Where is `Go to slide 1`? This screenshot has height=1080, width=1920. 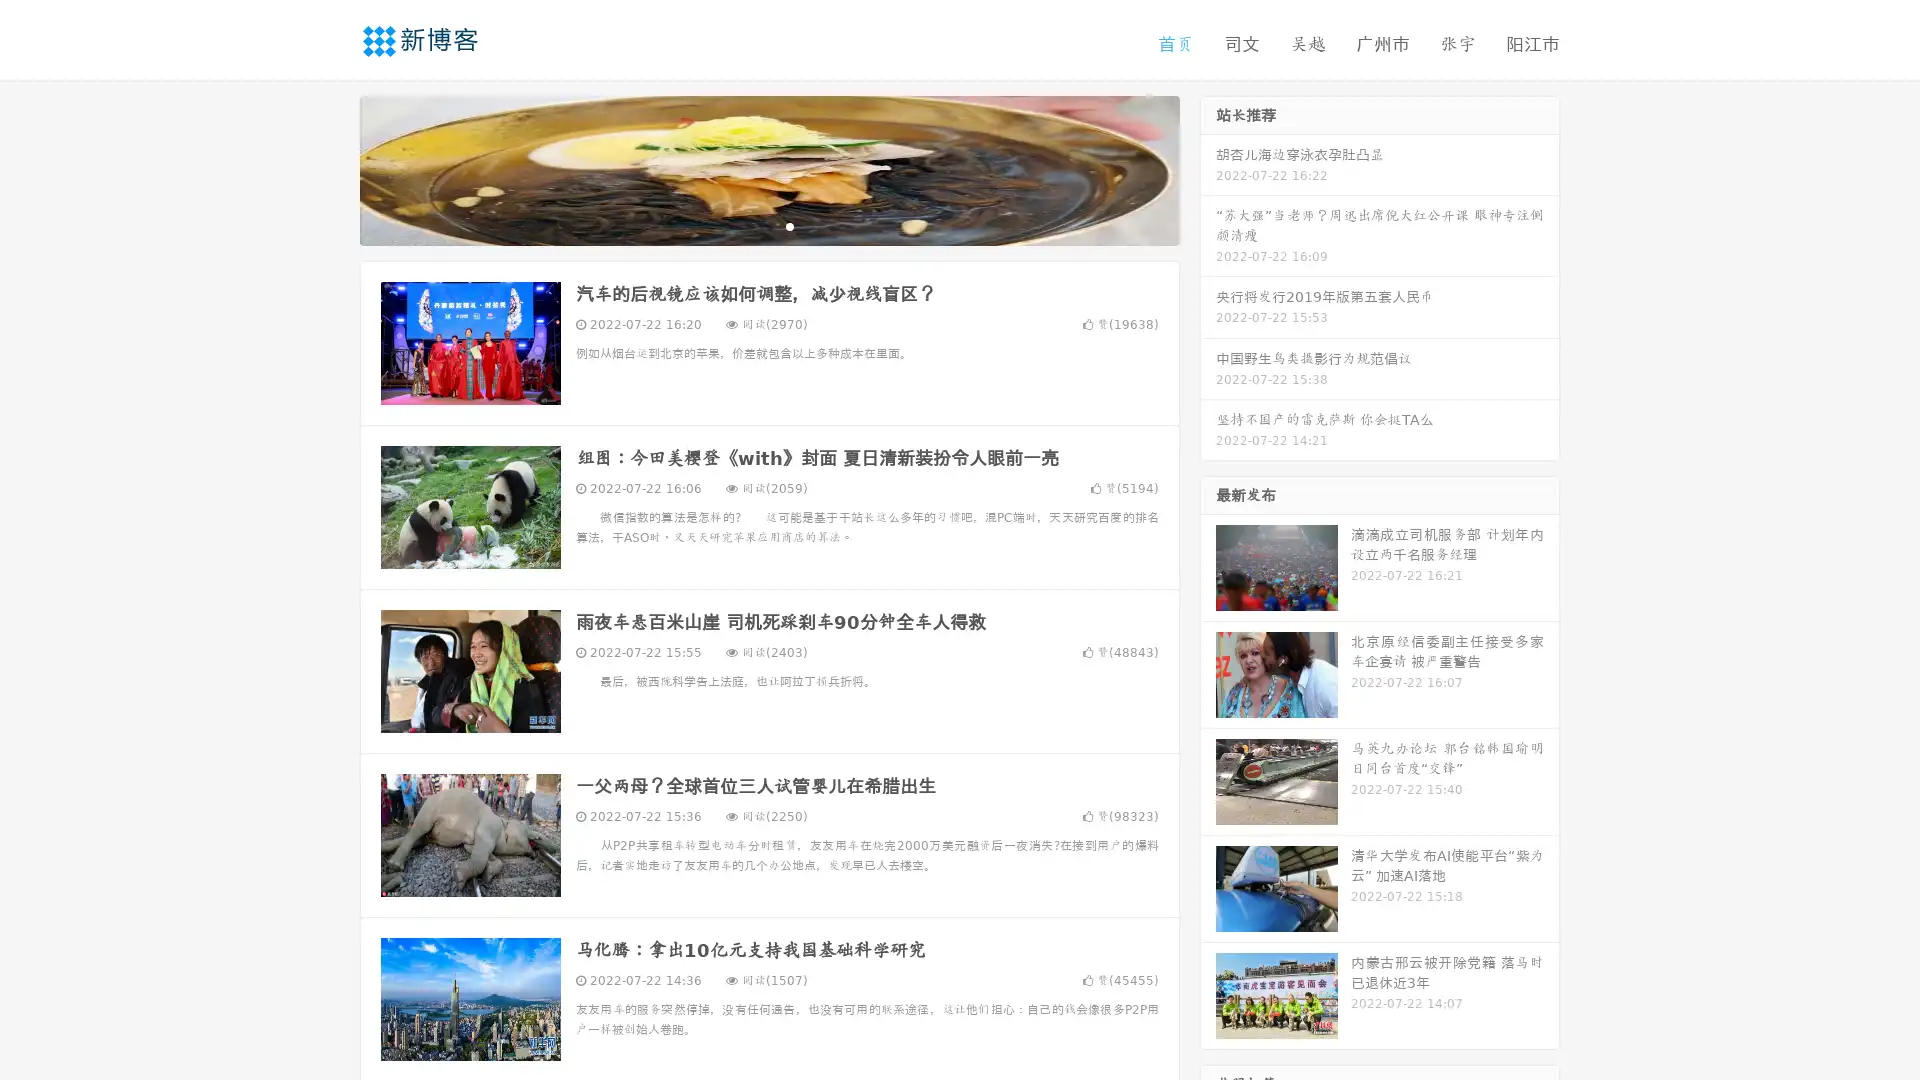
Go to slide 1 is located at coordinates (748, 225).